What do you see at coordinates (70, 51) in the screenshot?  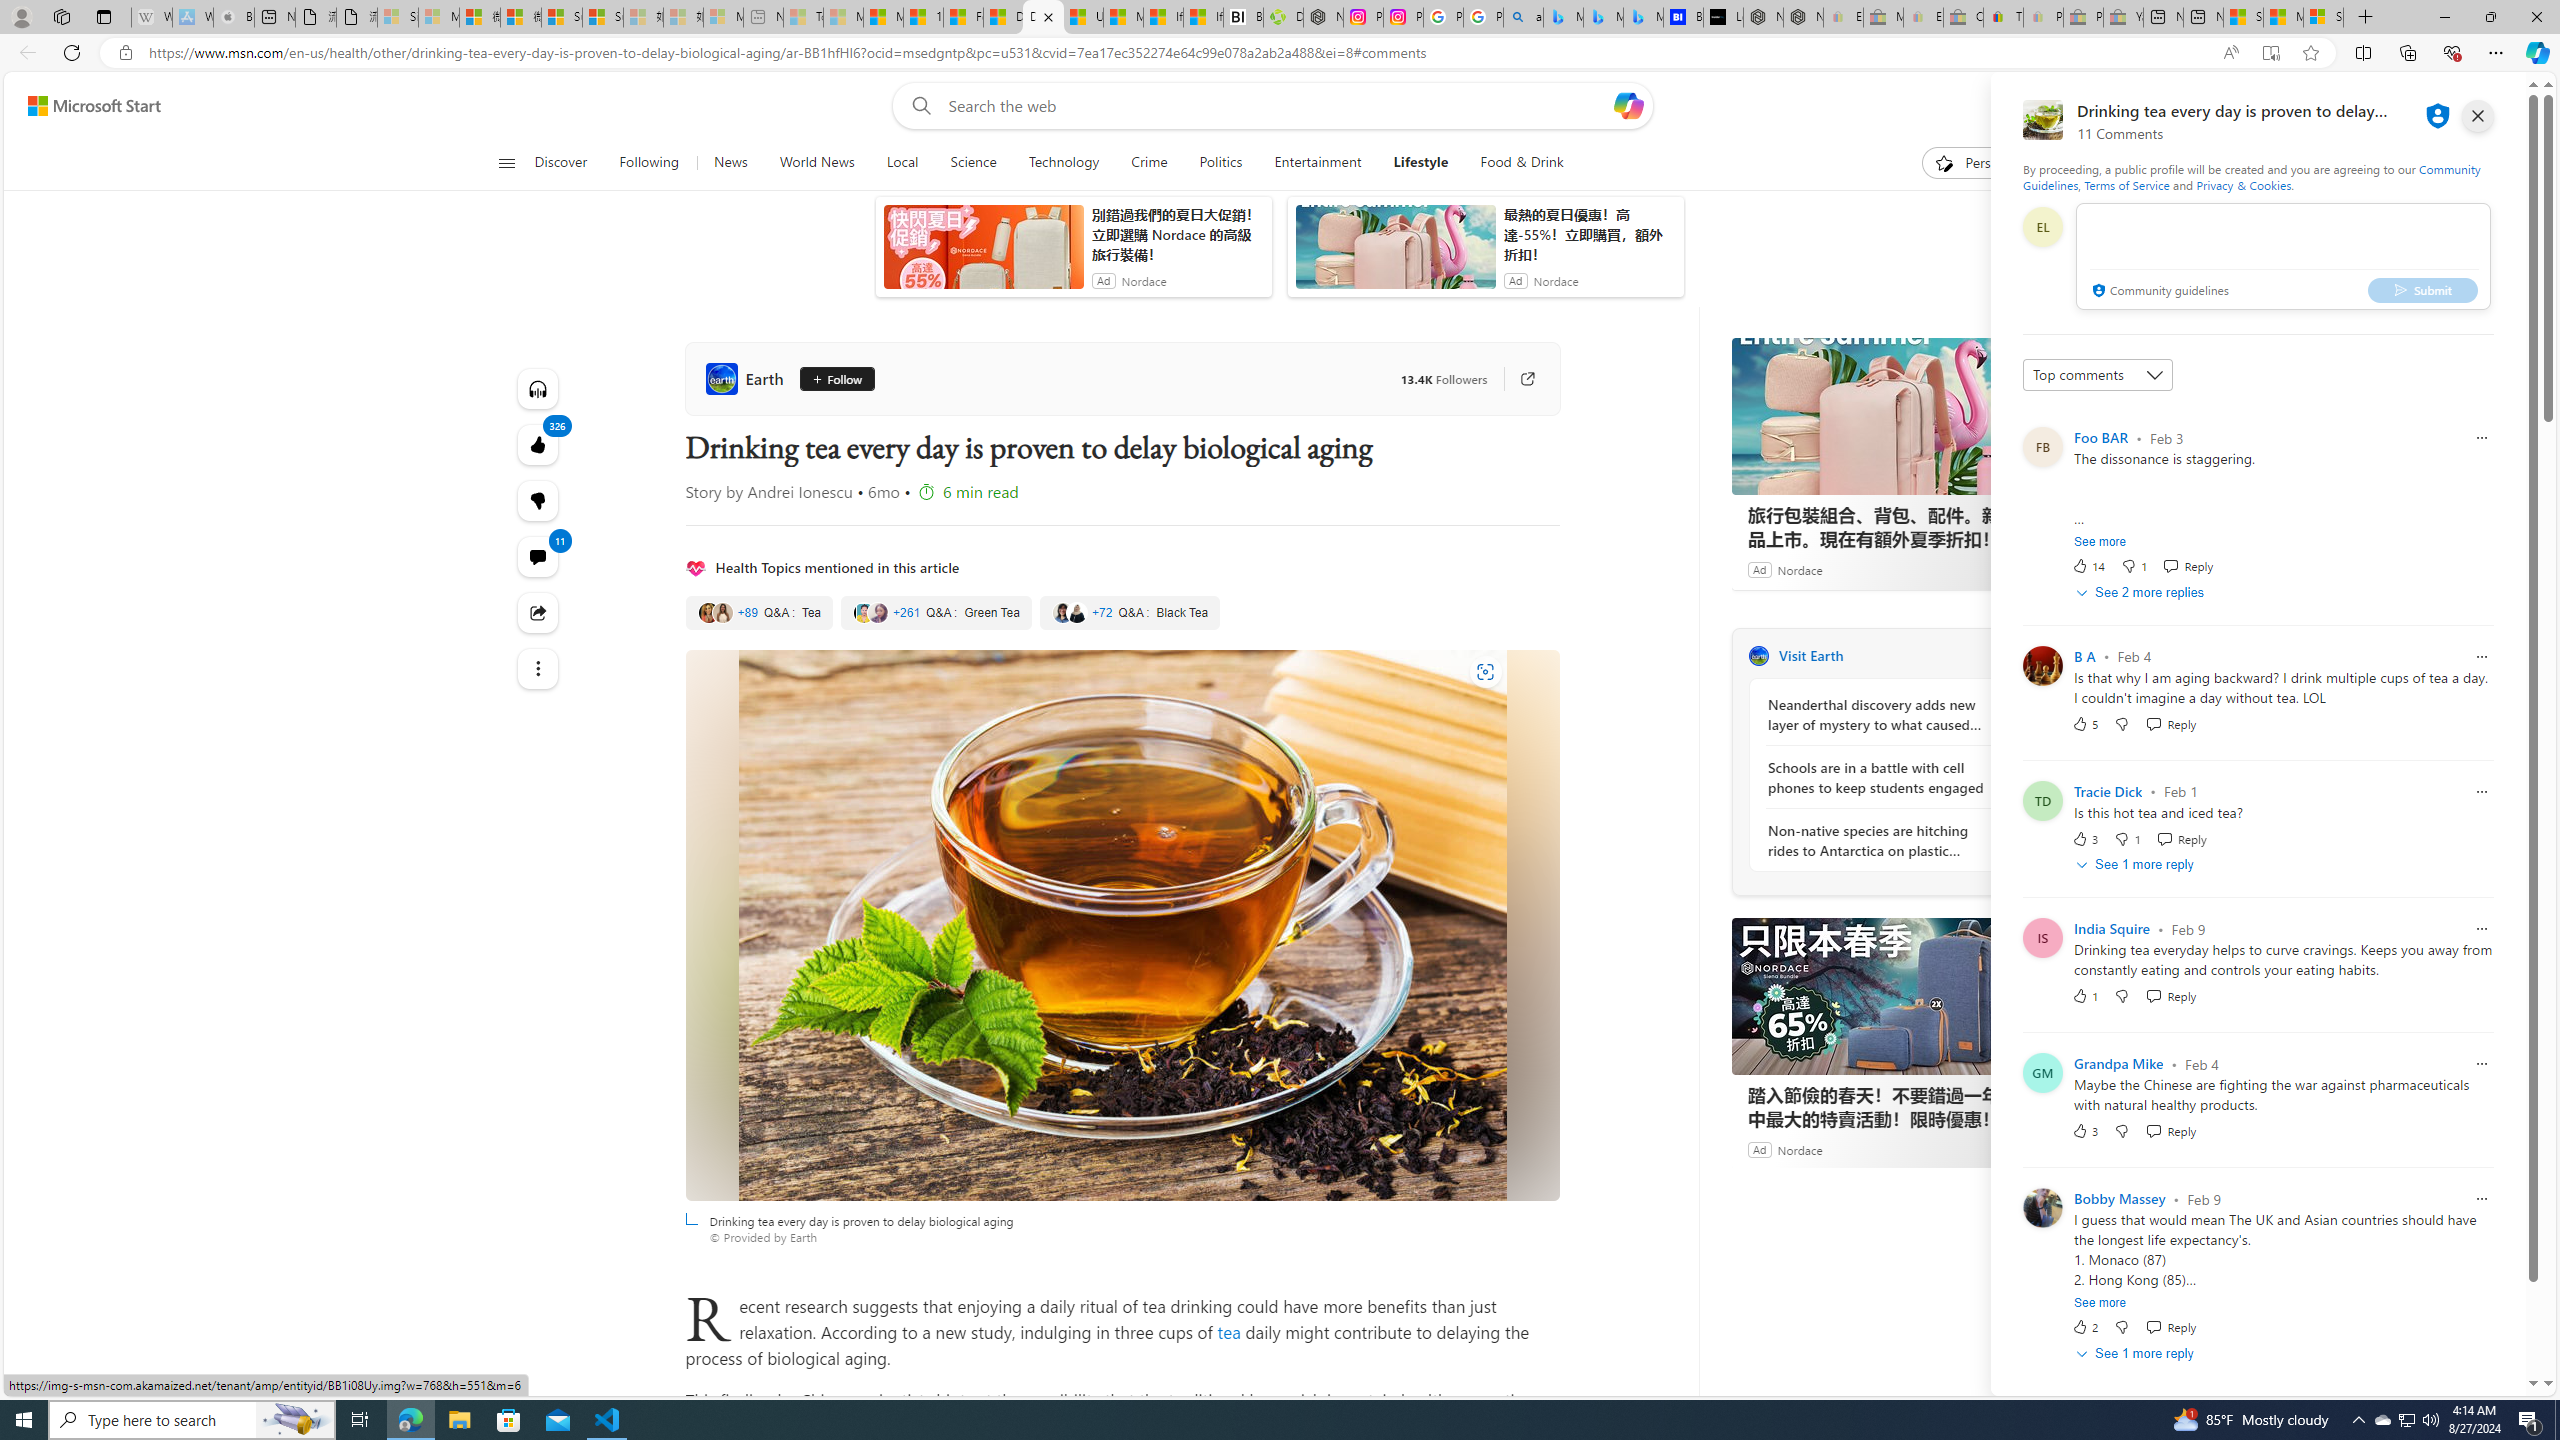 I see `'Refresh'` at bounding box center [70, 51].